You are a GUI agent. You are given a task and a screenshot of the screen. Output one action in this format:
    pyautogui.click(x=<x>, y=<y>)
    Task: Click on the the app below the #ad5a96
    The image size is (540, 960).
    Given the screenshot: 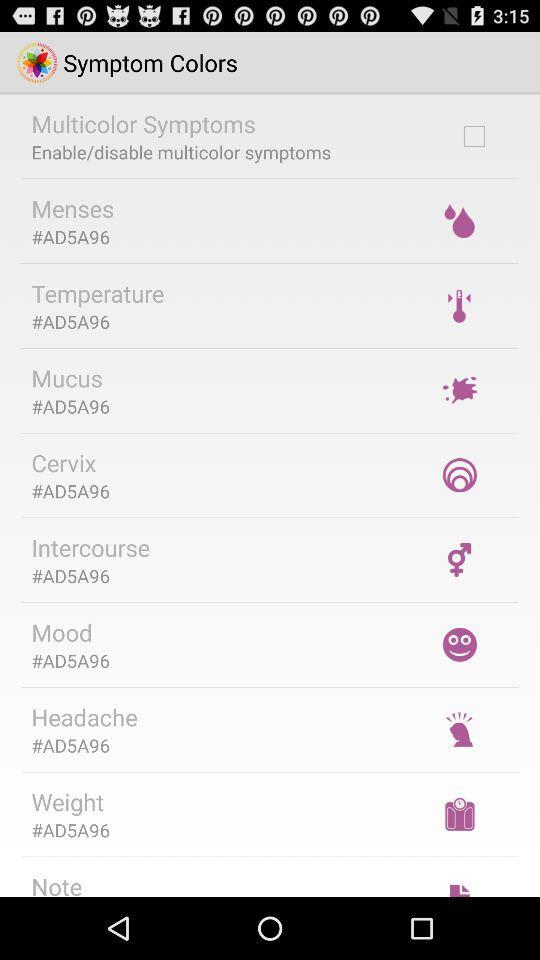 What is the action you would take?
    pyautogui.click(x=89, y=547)
    